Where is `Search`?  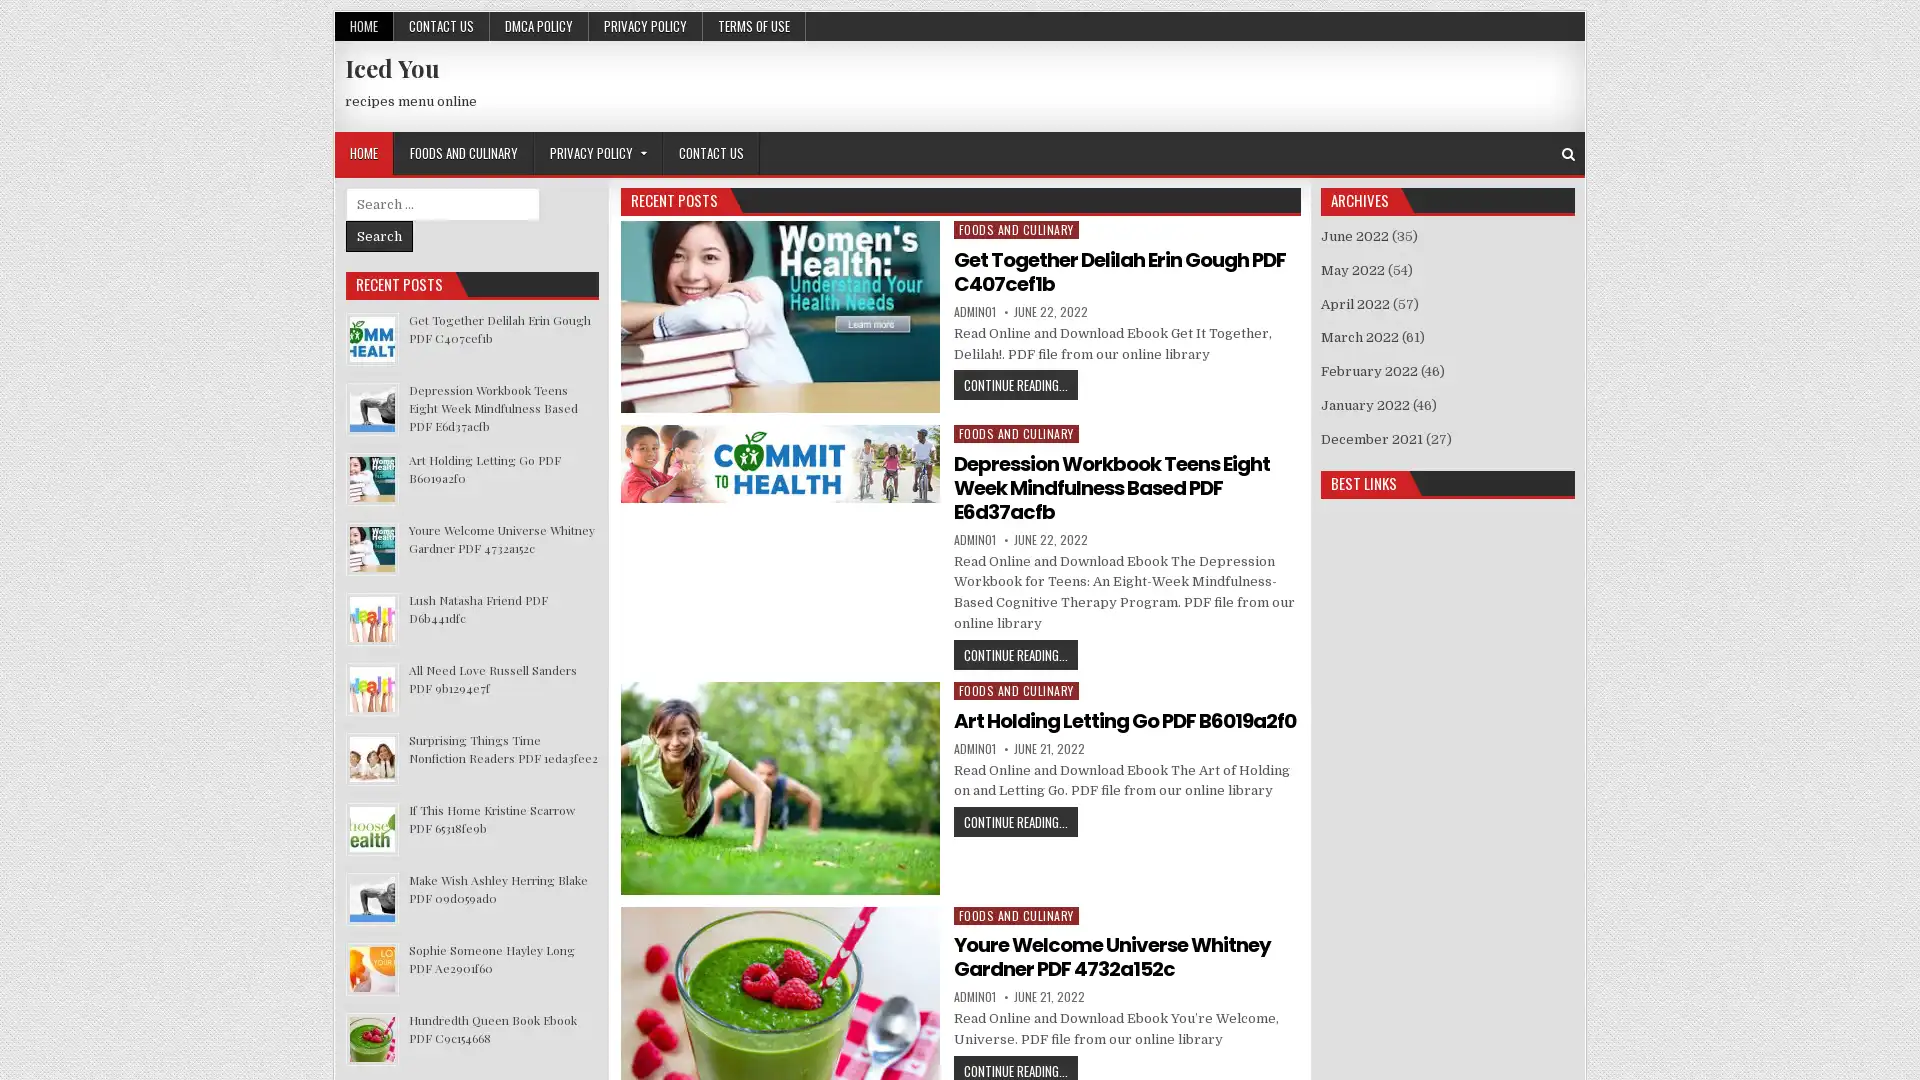
Search is located at coordinates (378, 235).